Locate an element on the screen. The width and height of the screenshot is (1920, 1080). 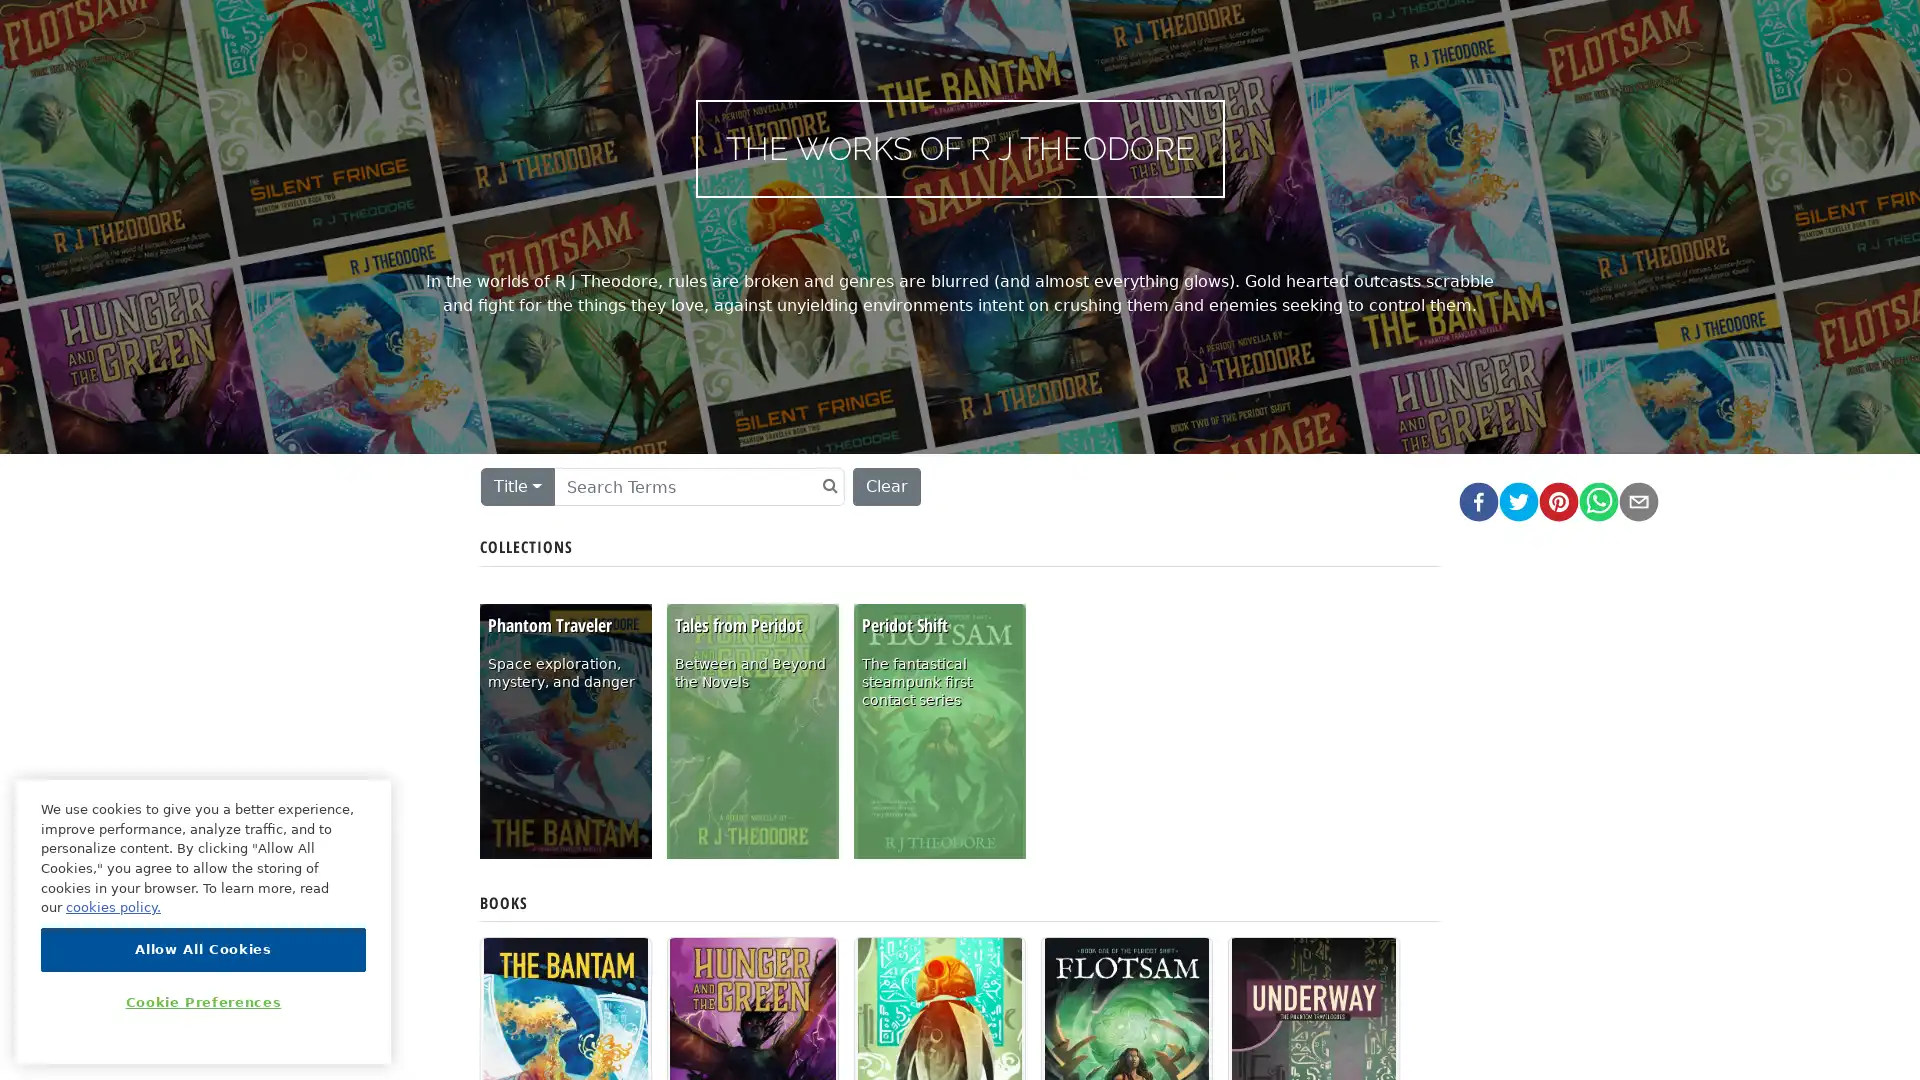
twitter is located at coordinates (1517, 499).